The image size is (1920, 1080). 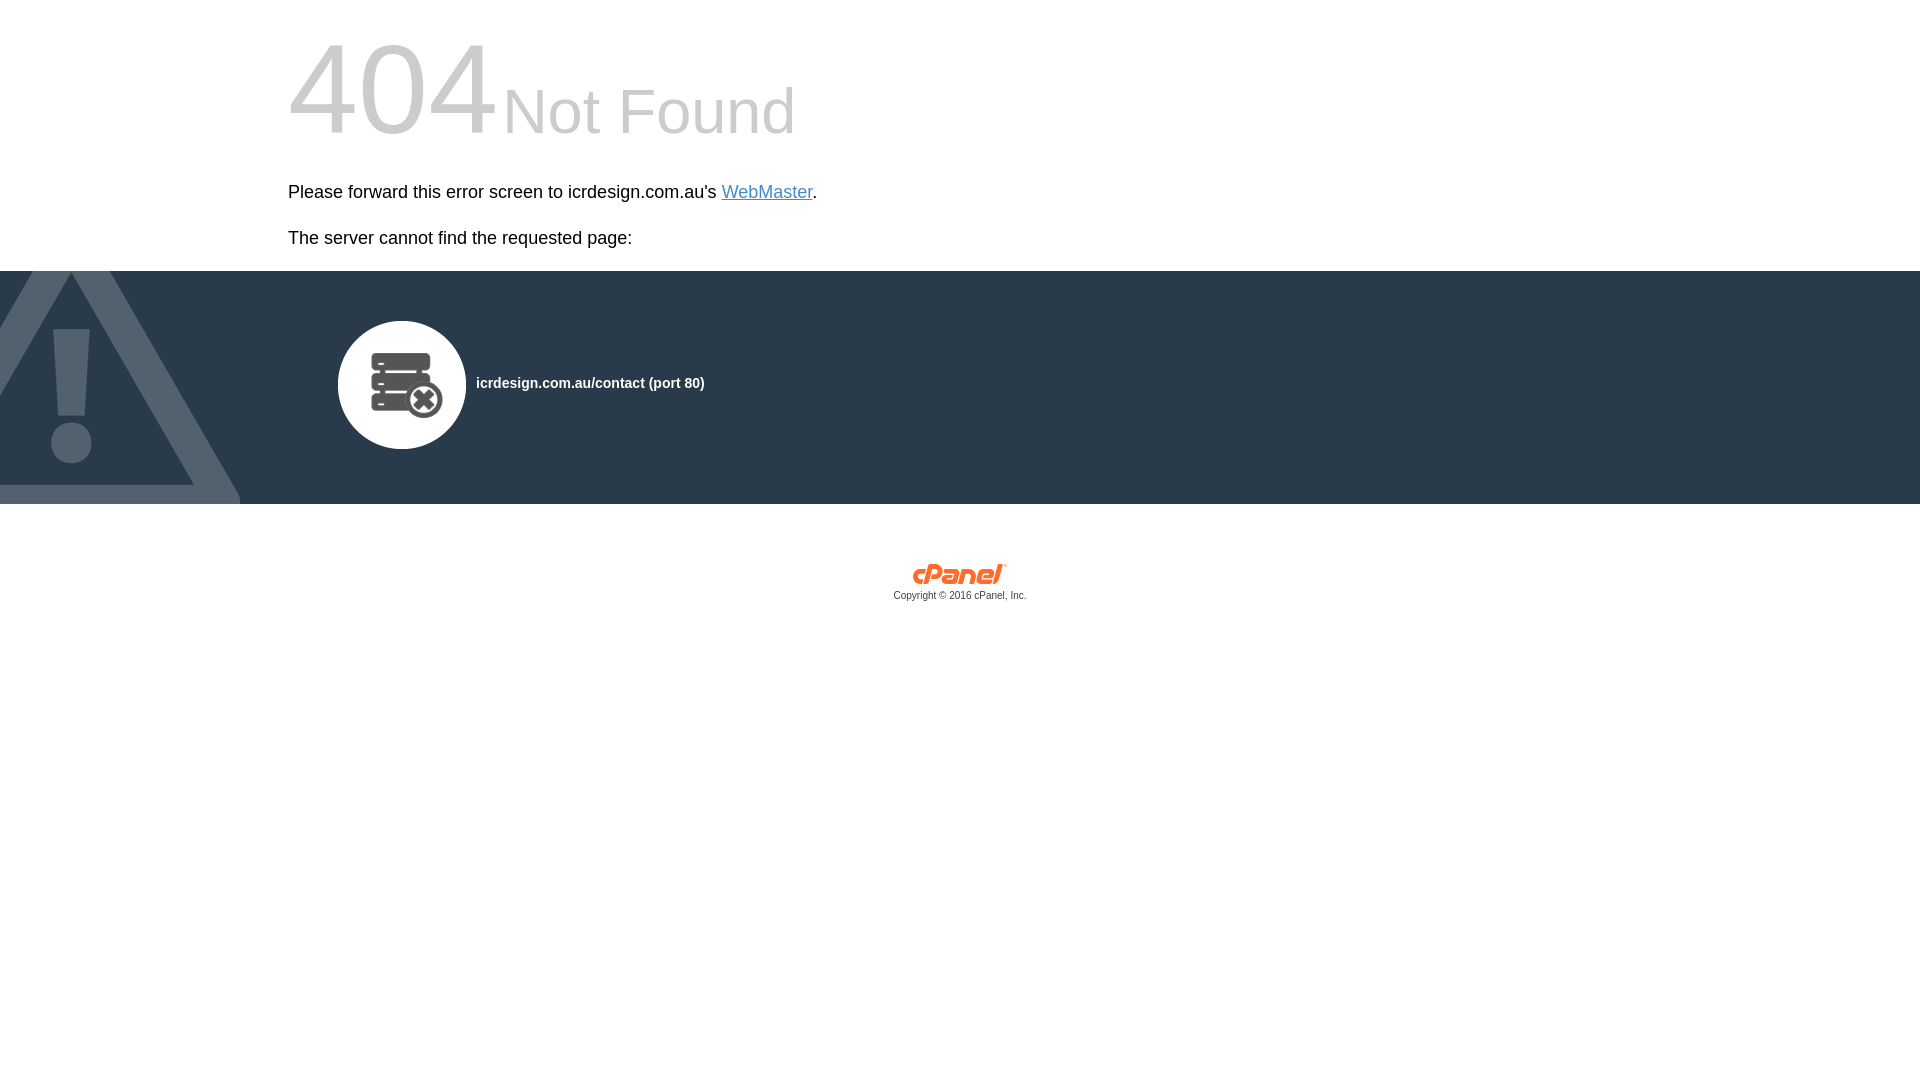 What do you see at coordinates (766, 192) in the screenshot?
I see `'WebMaster'` at bounding box center [766, 192].